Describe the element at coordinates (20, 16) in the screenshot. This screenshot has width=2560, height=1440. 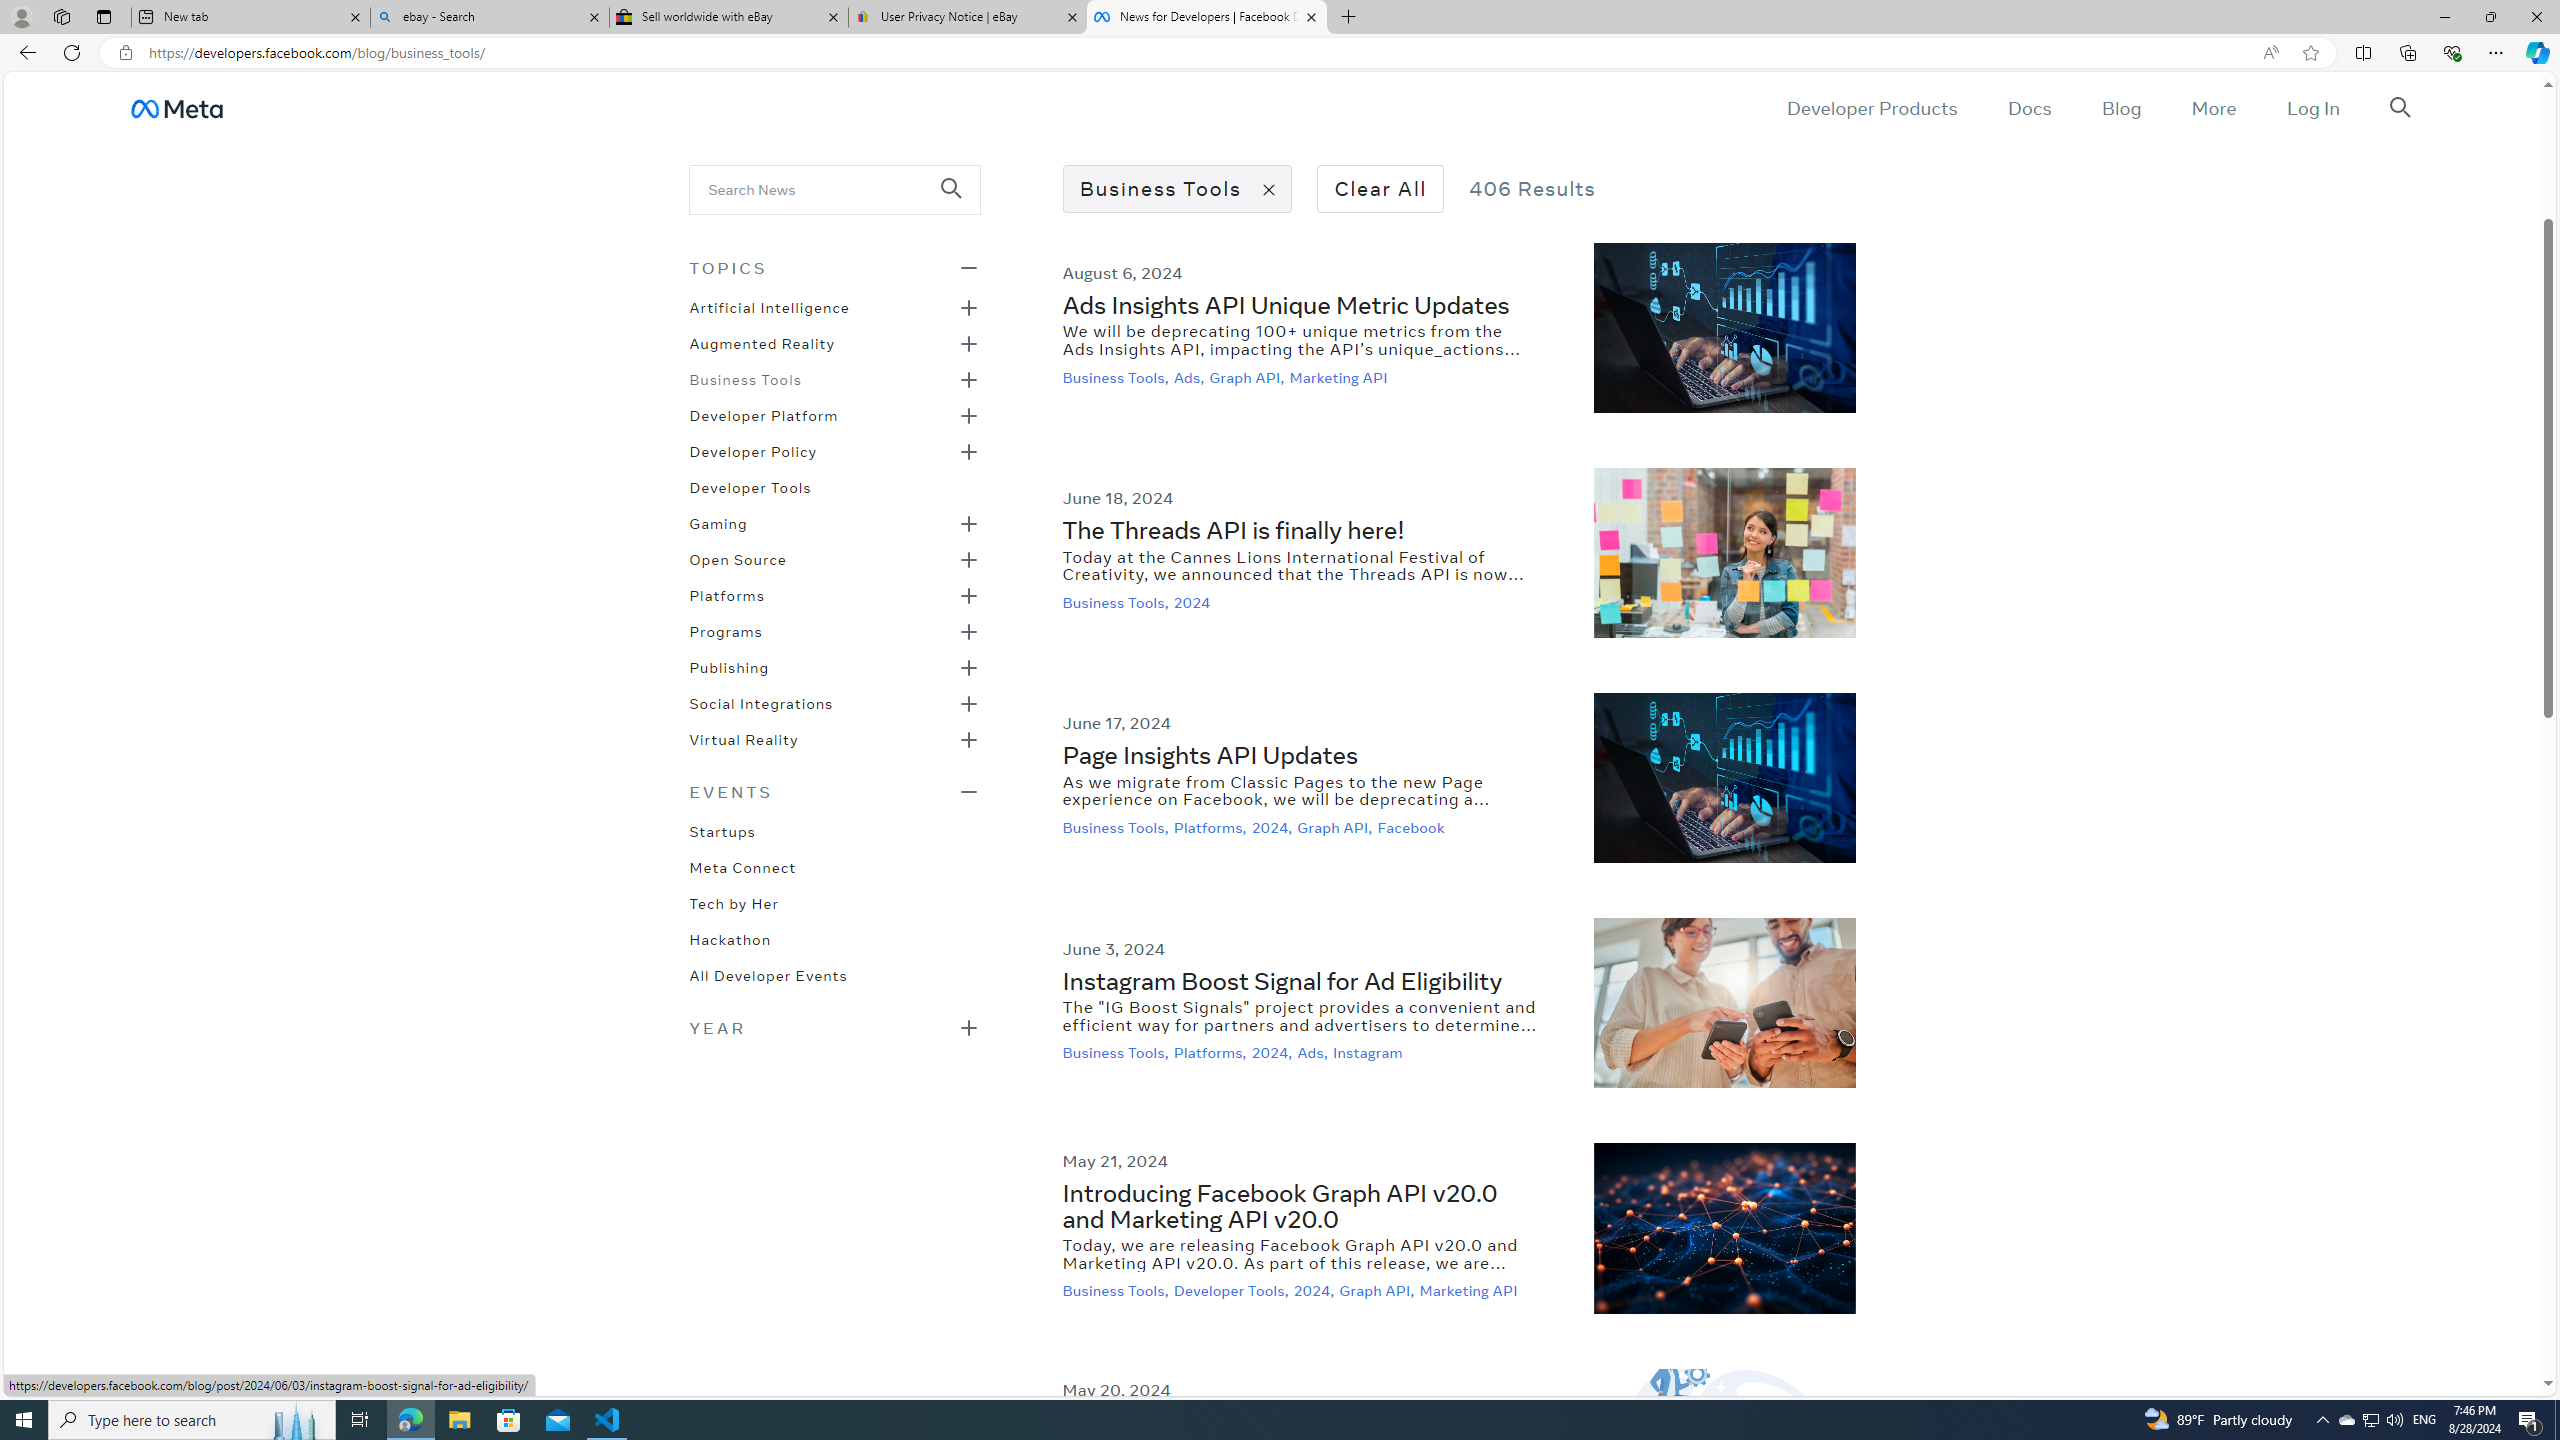
I see `'Personal Profile'` at that location.